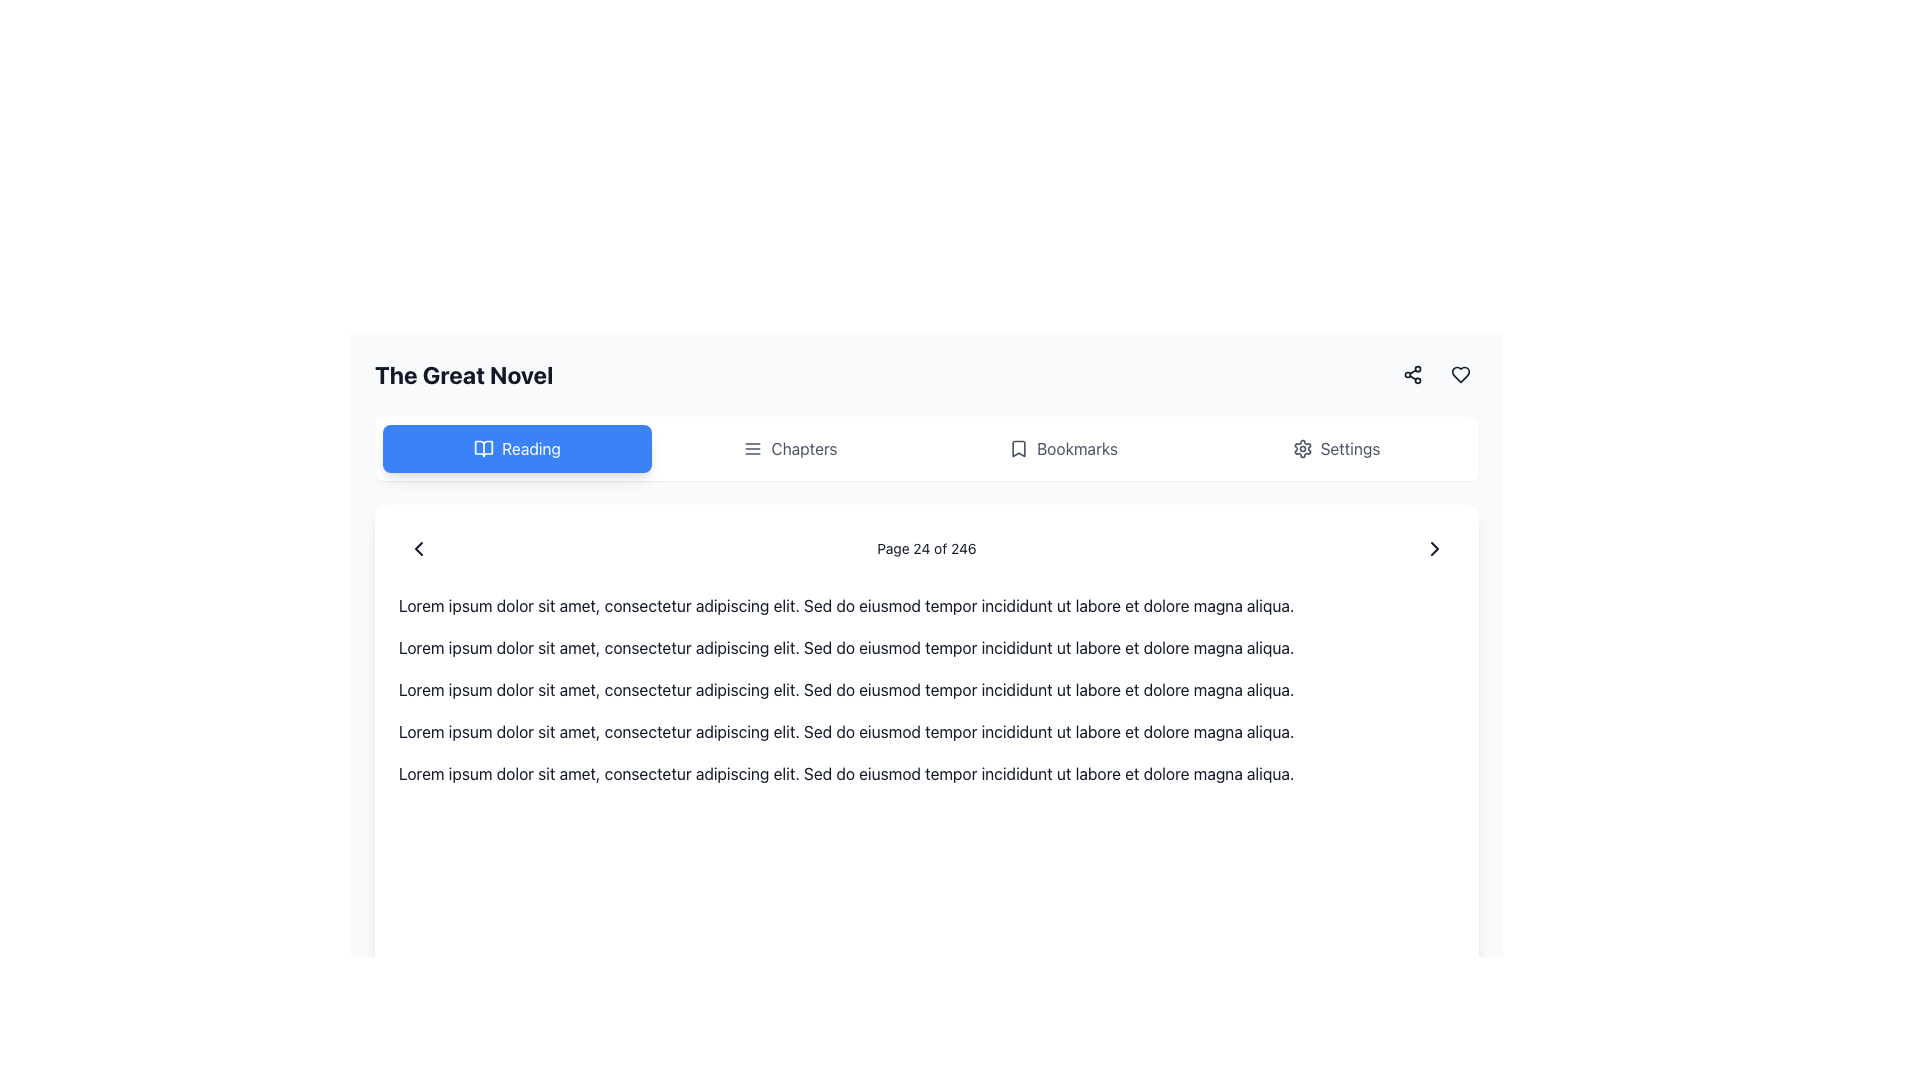 The width and height of the screenshot is (1920, 1080). Describe the element at coordinates (925, 689) in the screenshot. I see `the text block containing 'Lorem ipsum dolor sit amet, consectetur adipiscing elit. Sed do eiusmod tempor incididunt ut labore et dolore magna aliqua.'` at that location.